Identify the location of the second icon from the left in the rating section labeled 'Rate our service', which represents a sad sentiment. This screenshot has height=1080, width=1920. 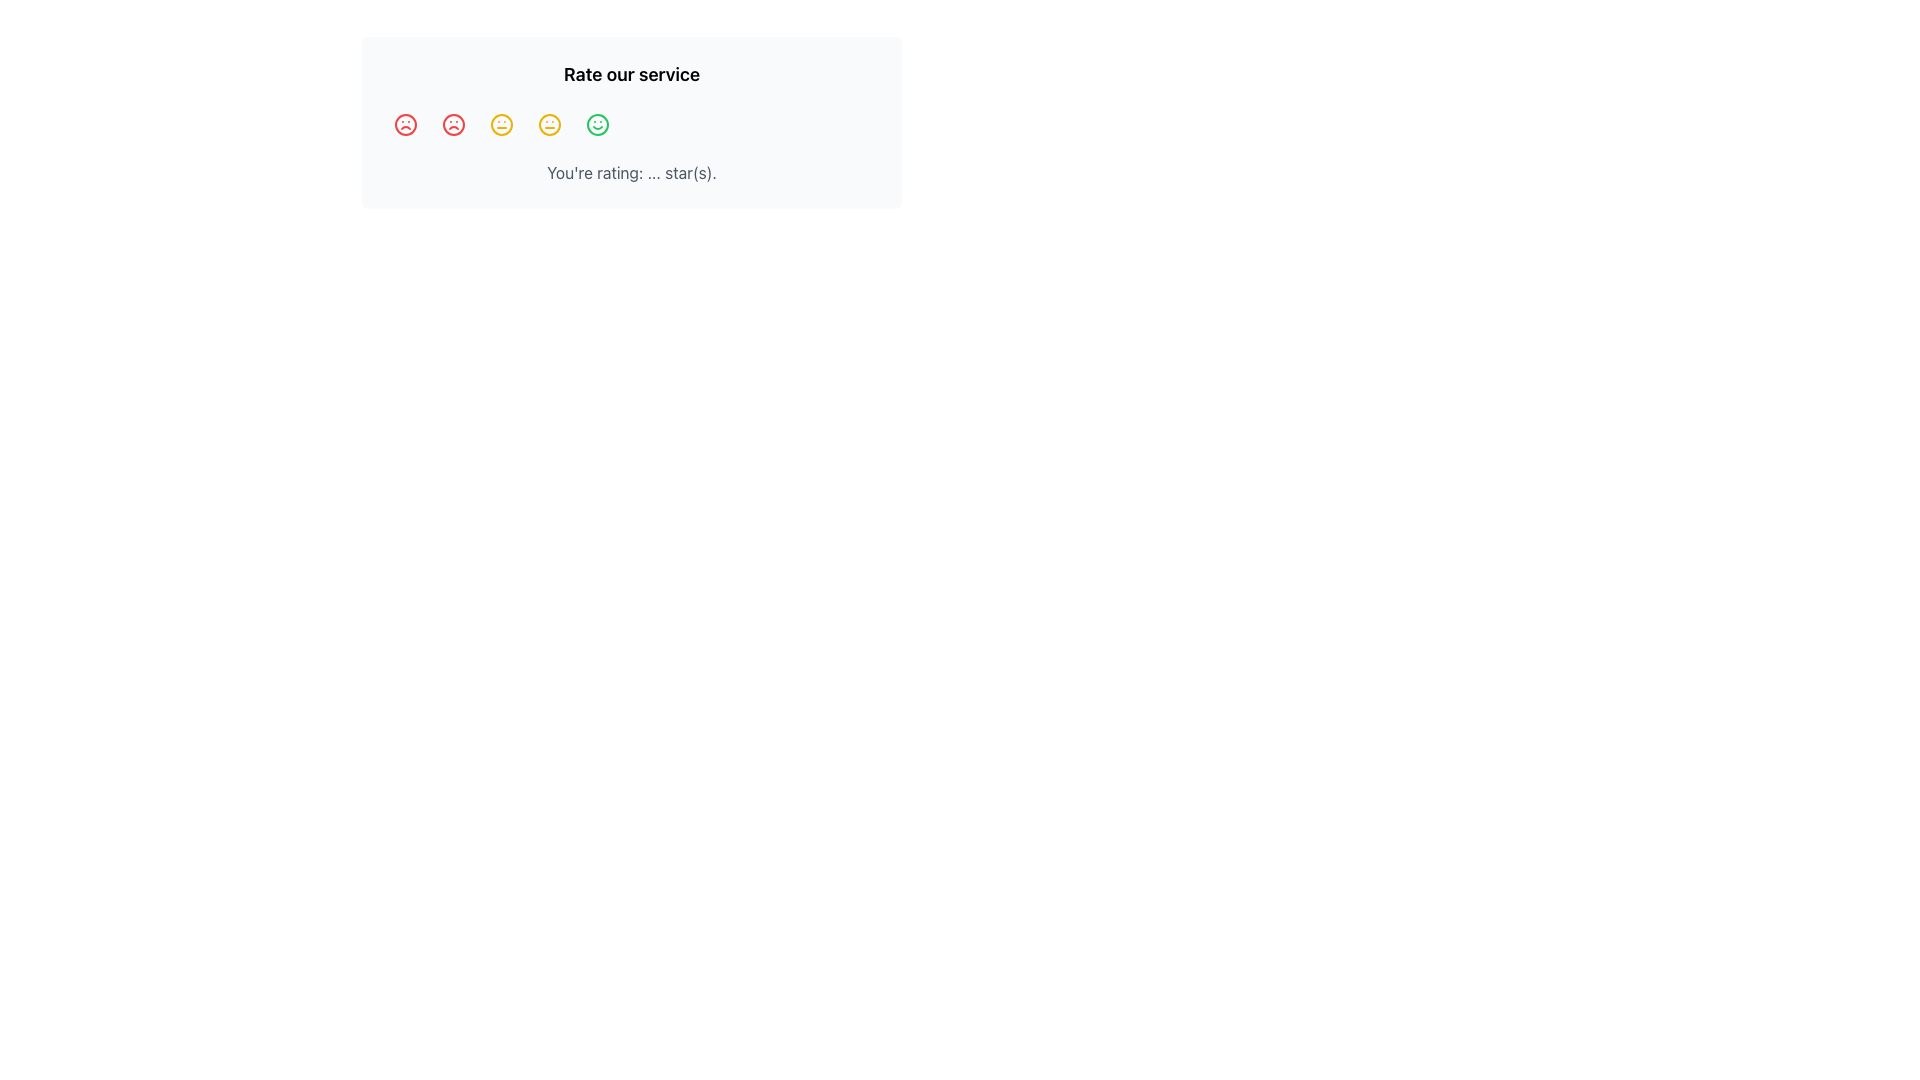
(453, 124).